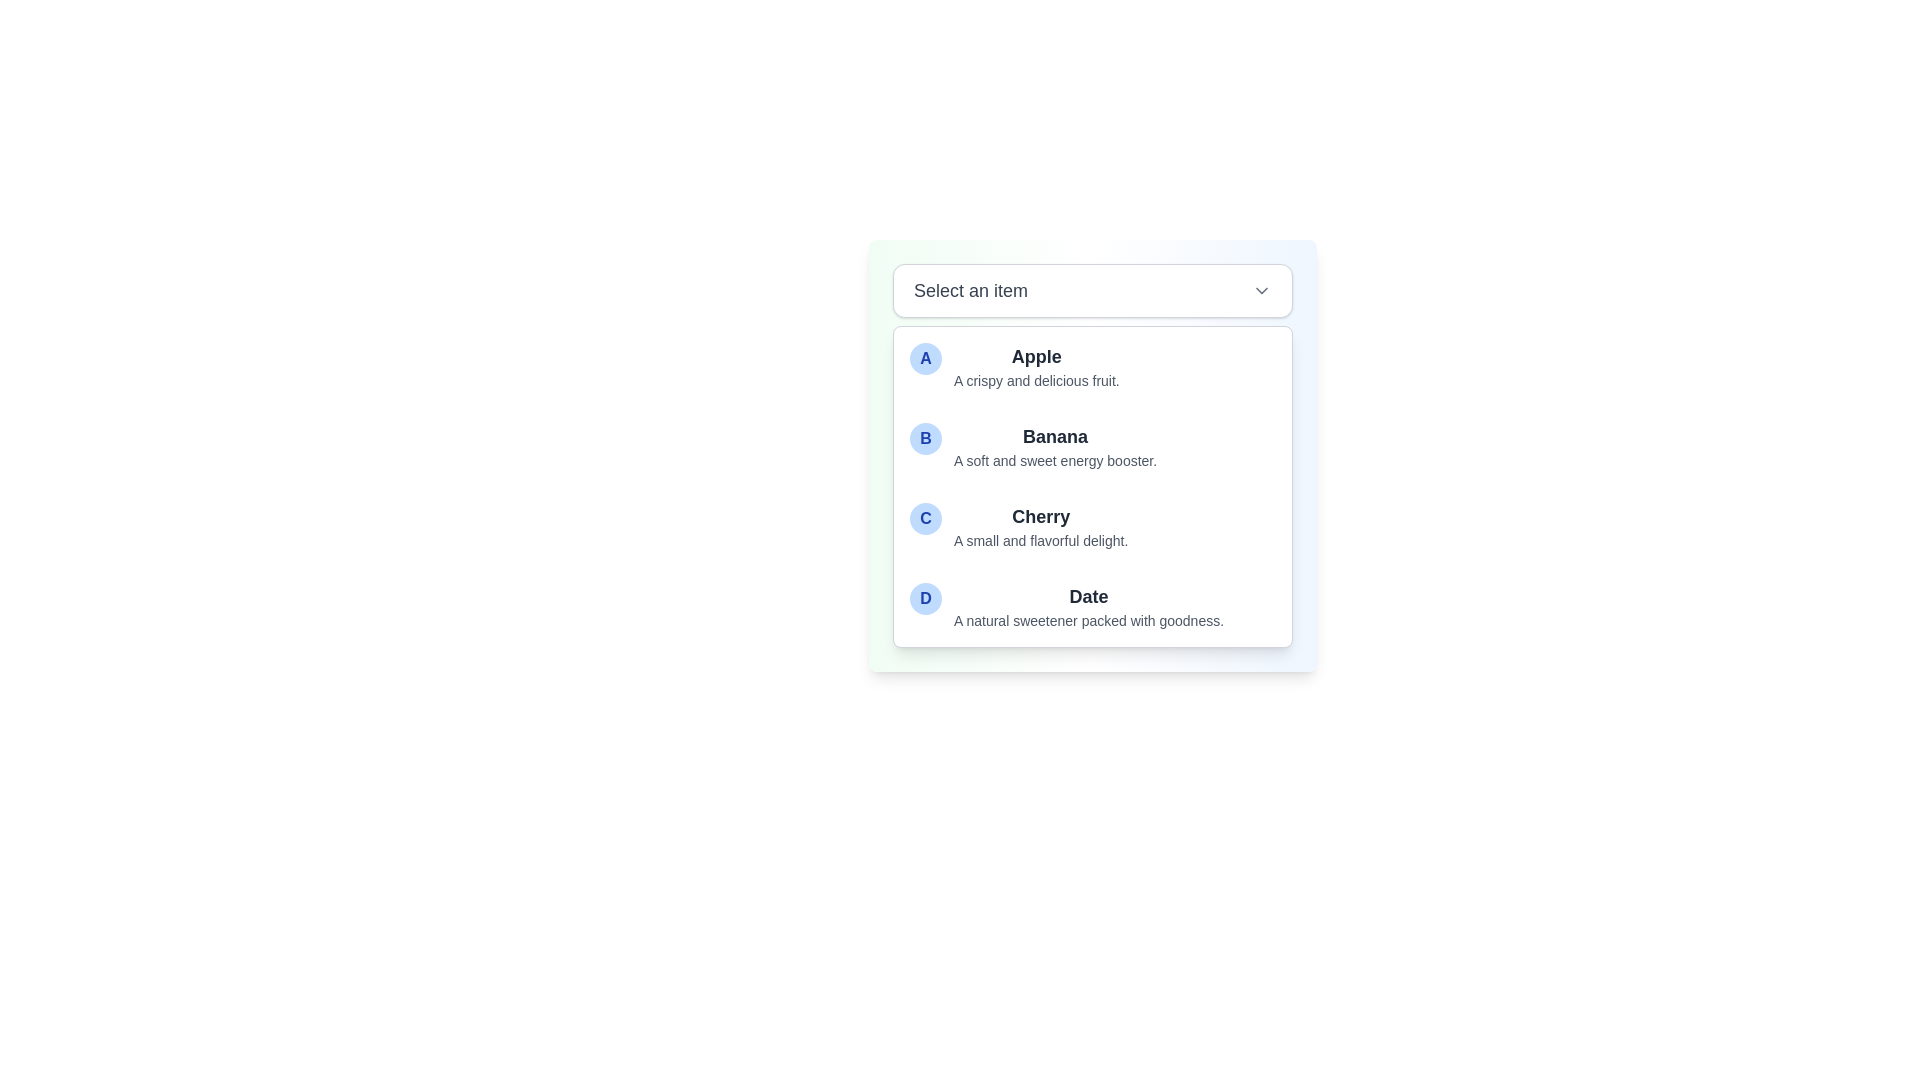  Describe the element at coordinates (1036, 366) in the screenshot. I see `the list item describing 'Apple', which includes a bold heading and smaller descriptive text` at that location.